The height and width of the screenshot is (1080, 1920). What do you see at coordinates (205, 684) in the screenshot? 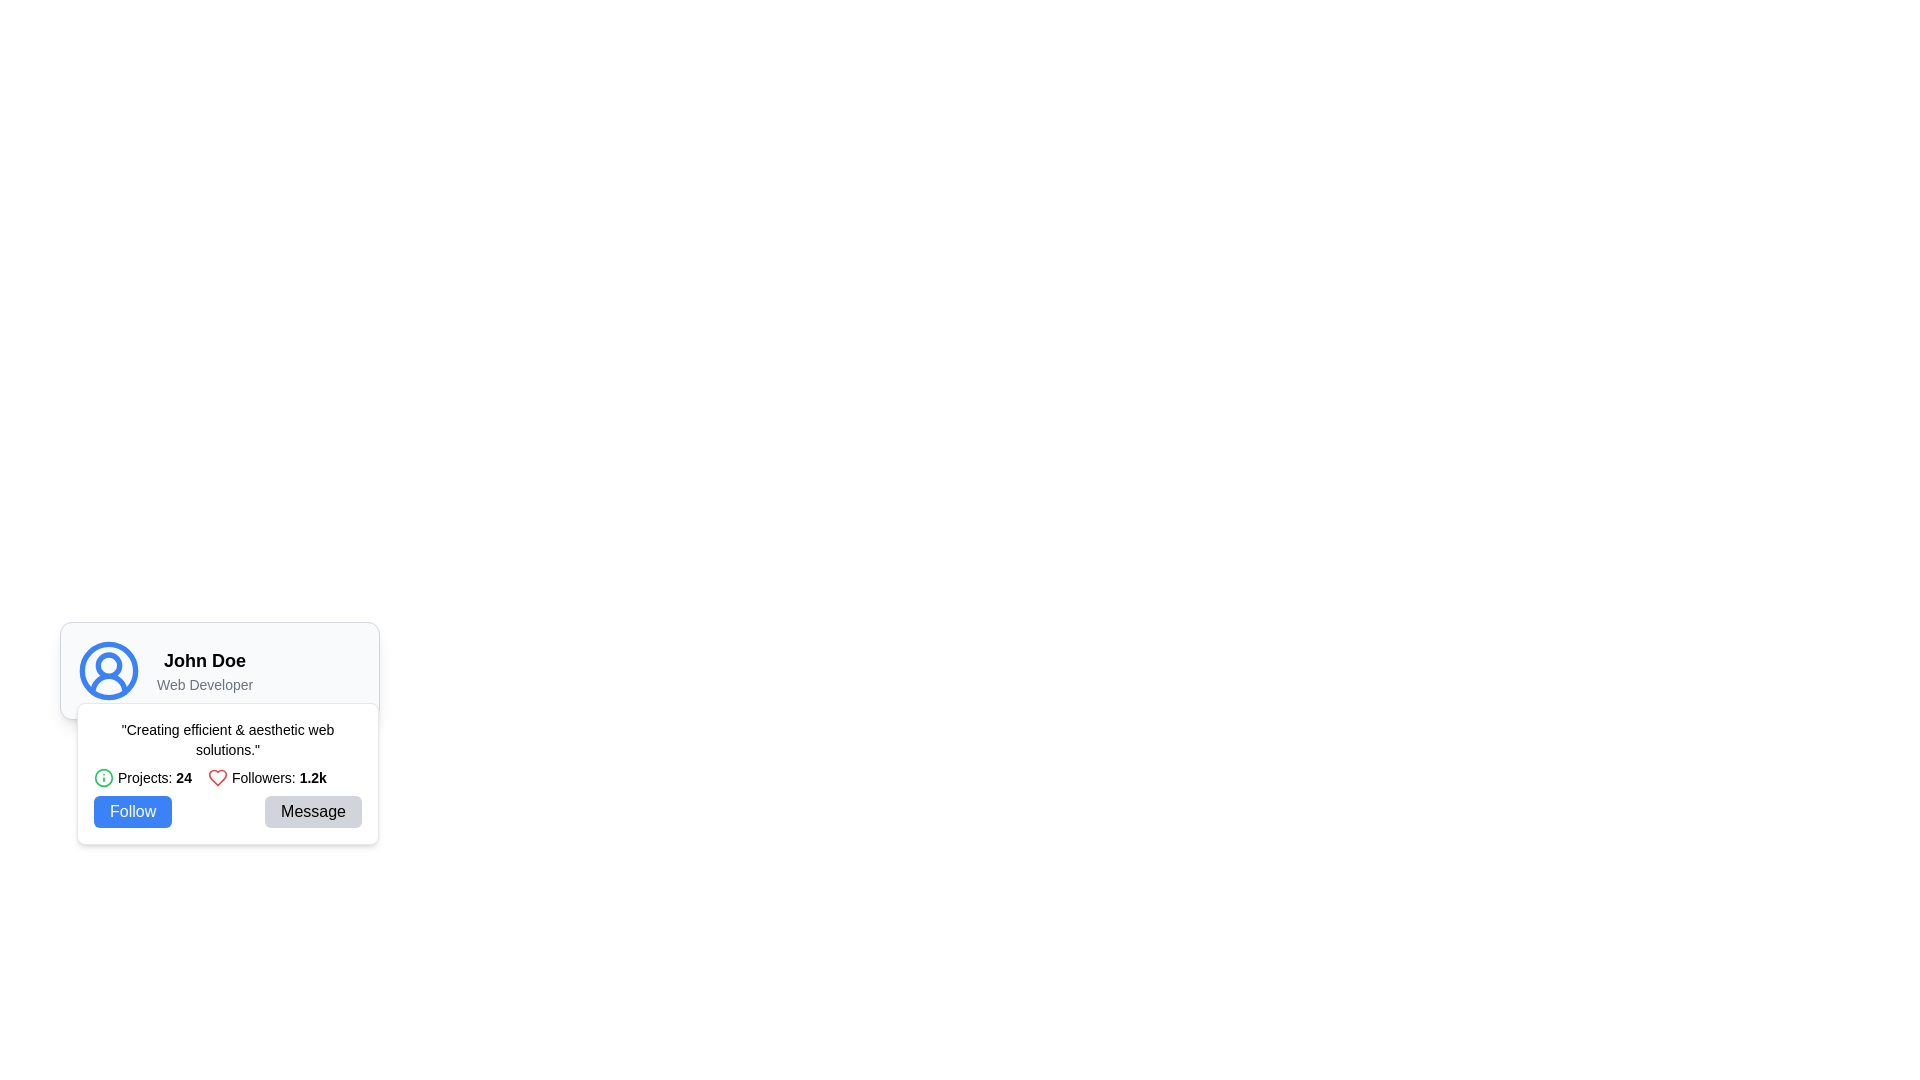
I see `text label providing information about the profession or role of the individual named 'John Doe', which is located immediately below the bold title in a card layout` at bounding box center [205, 684].